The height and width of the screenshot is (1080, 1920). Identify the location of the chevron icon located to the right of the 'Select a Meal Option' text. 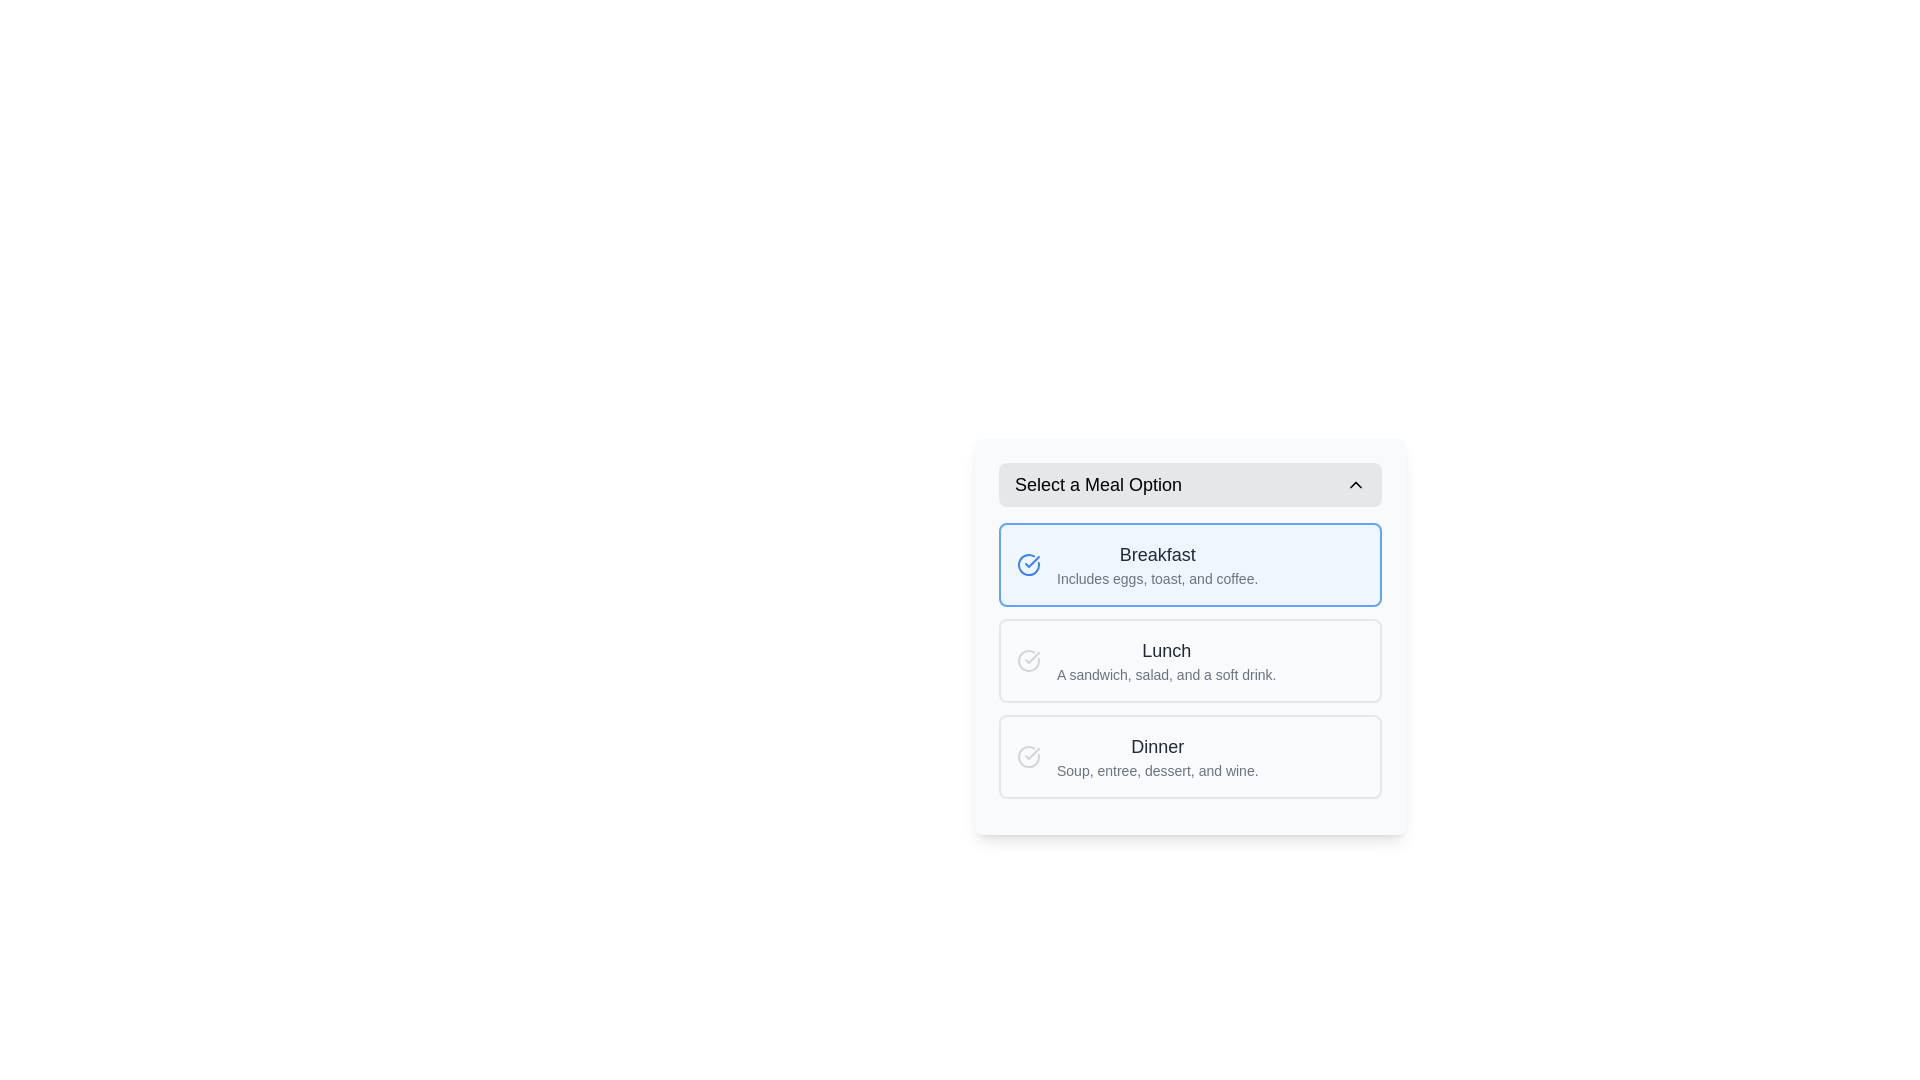
(1356, 485).